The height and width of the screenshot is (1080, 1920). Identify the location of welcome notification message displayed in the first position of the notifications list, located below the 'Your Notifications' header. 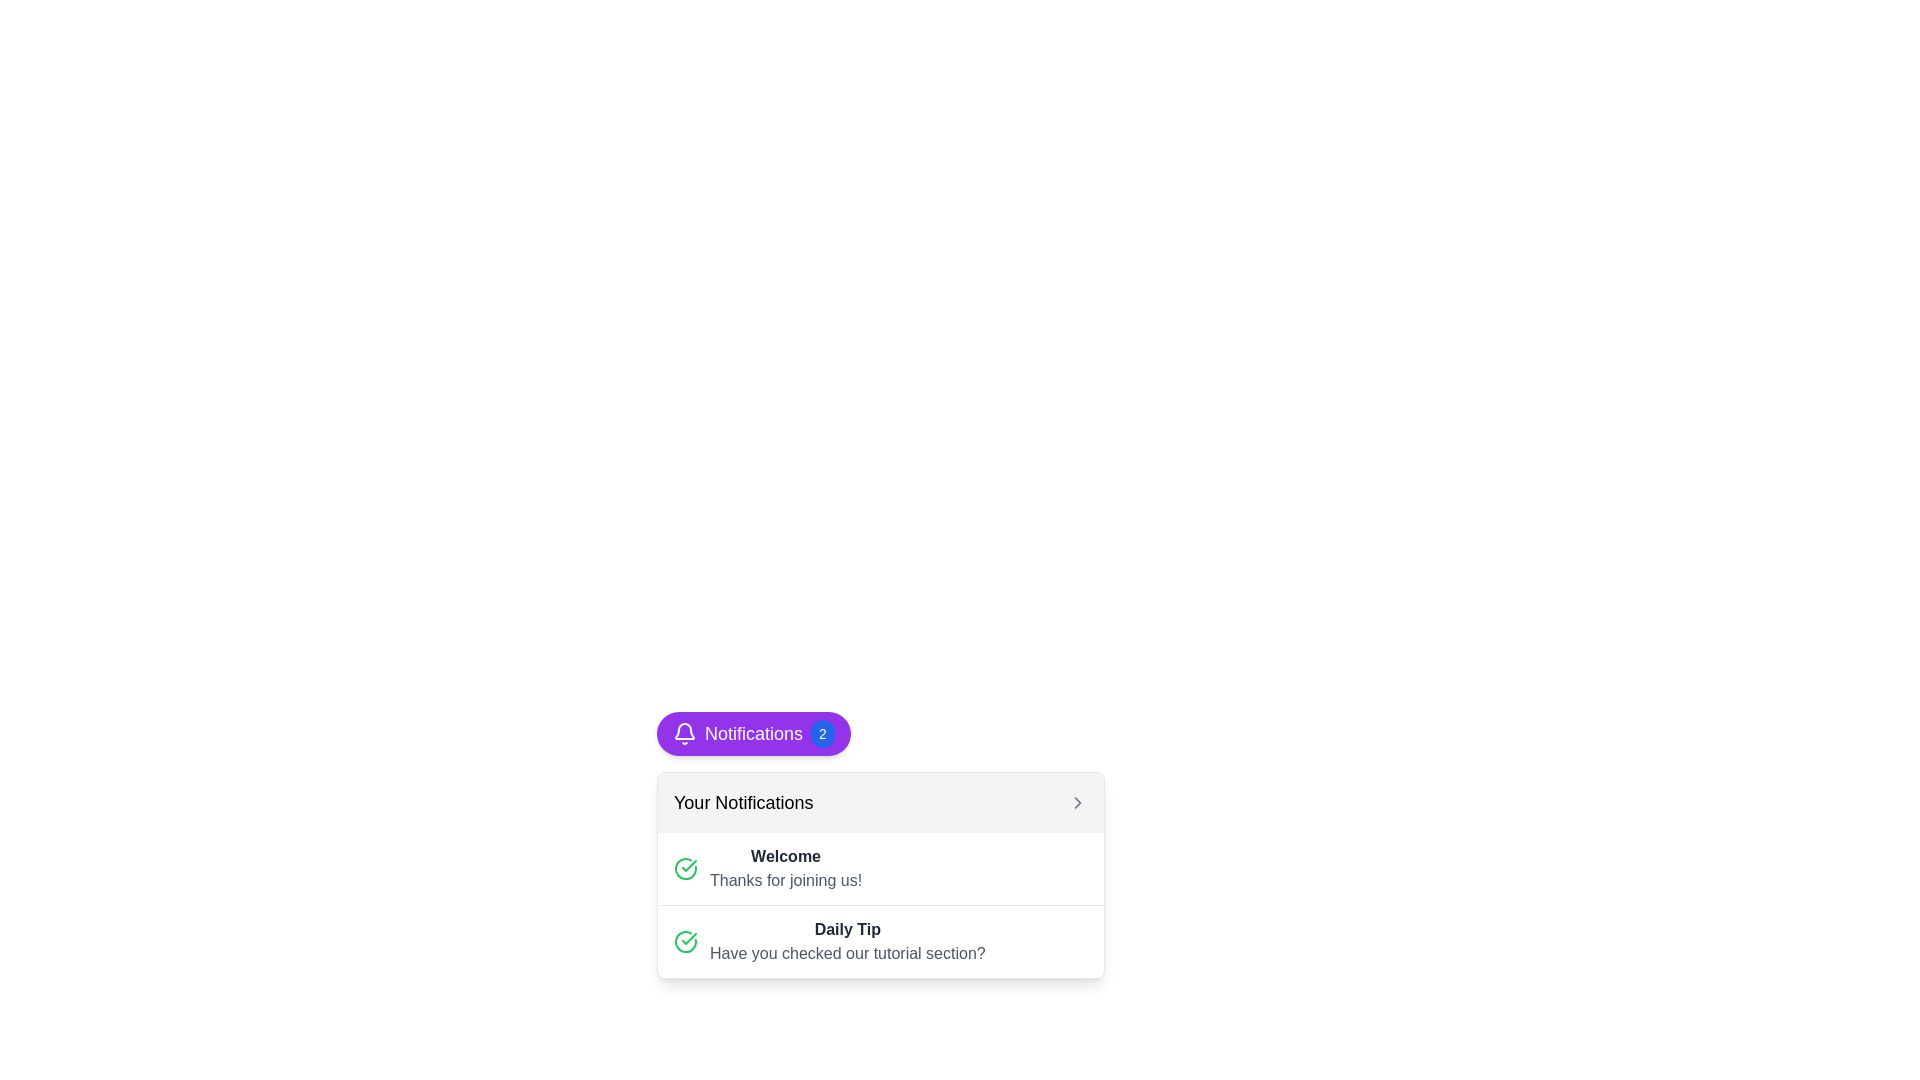
(785, 867).